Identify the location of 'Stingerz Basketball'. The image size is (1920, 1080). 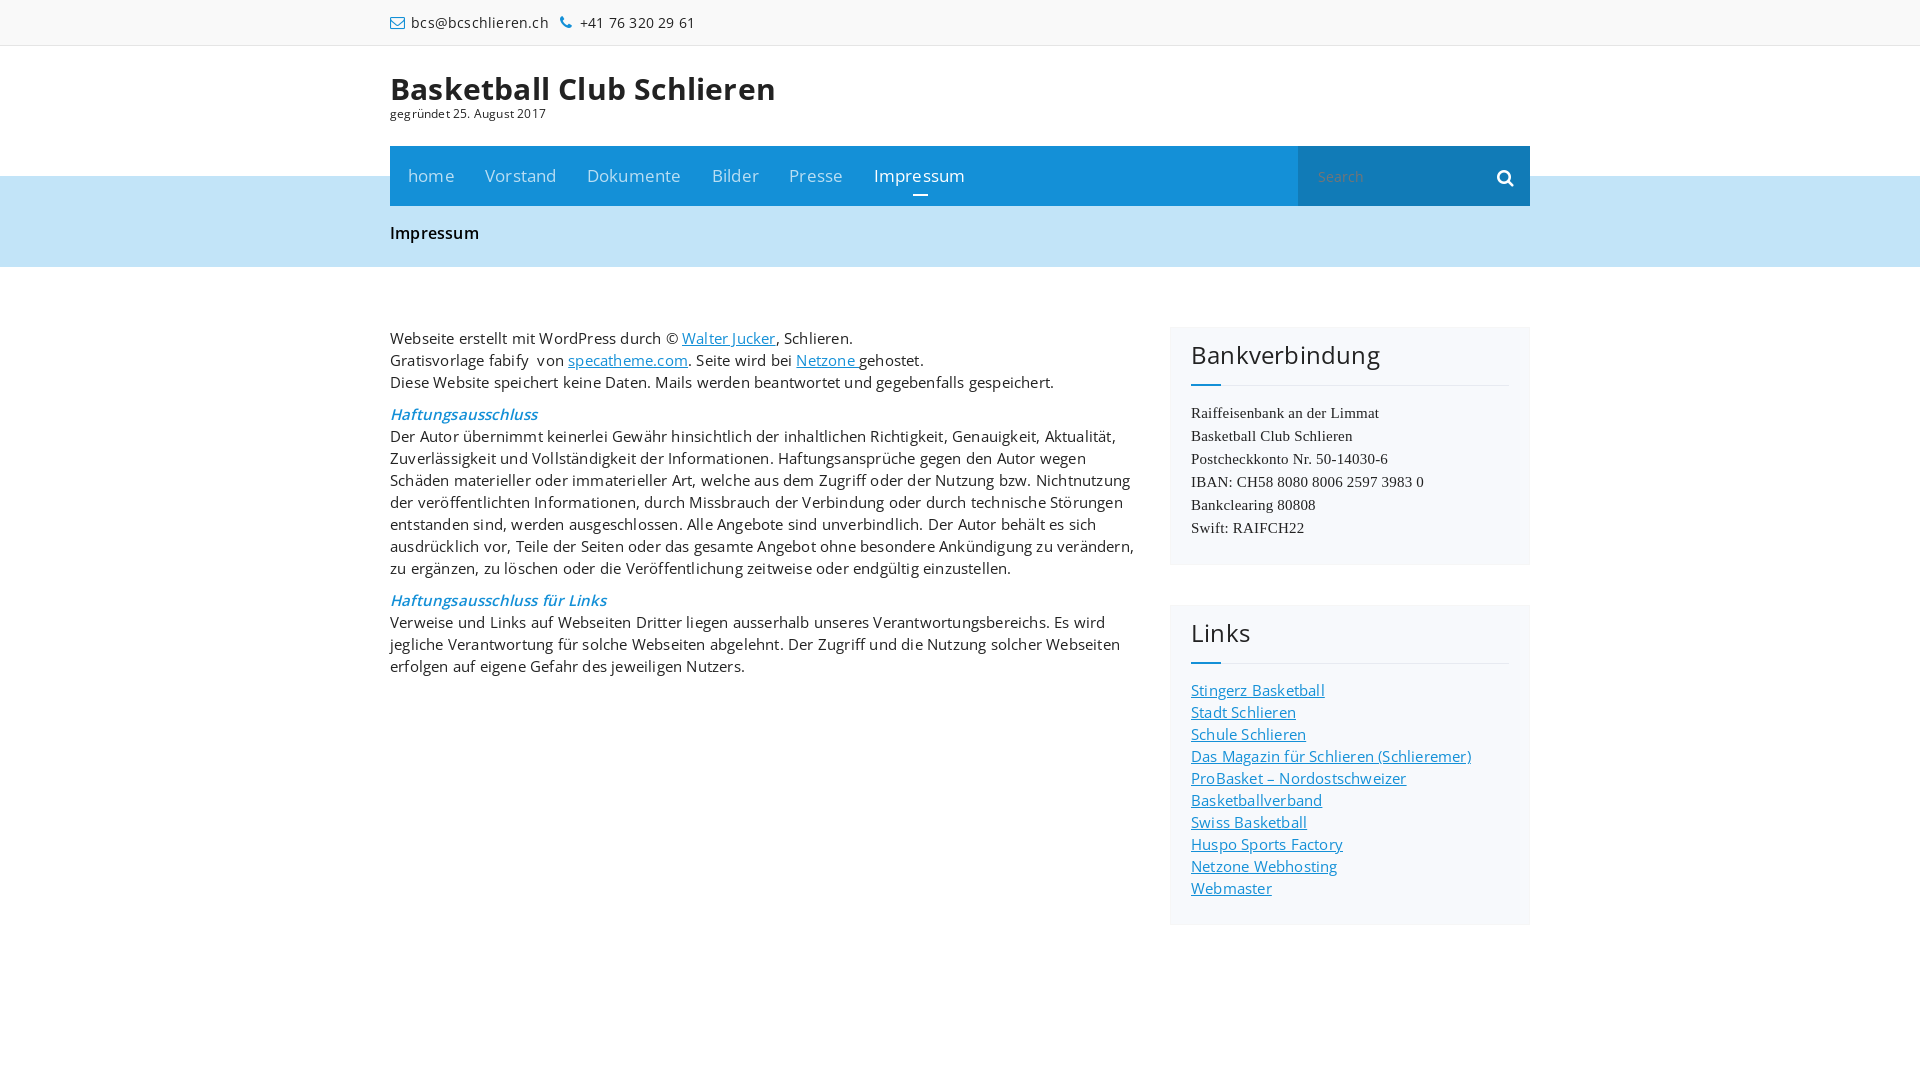
(1256, 689).